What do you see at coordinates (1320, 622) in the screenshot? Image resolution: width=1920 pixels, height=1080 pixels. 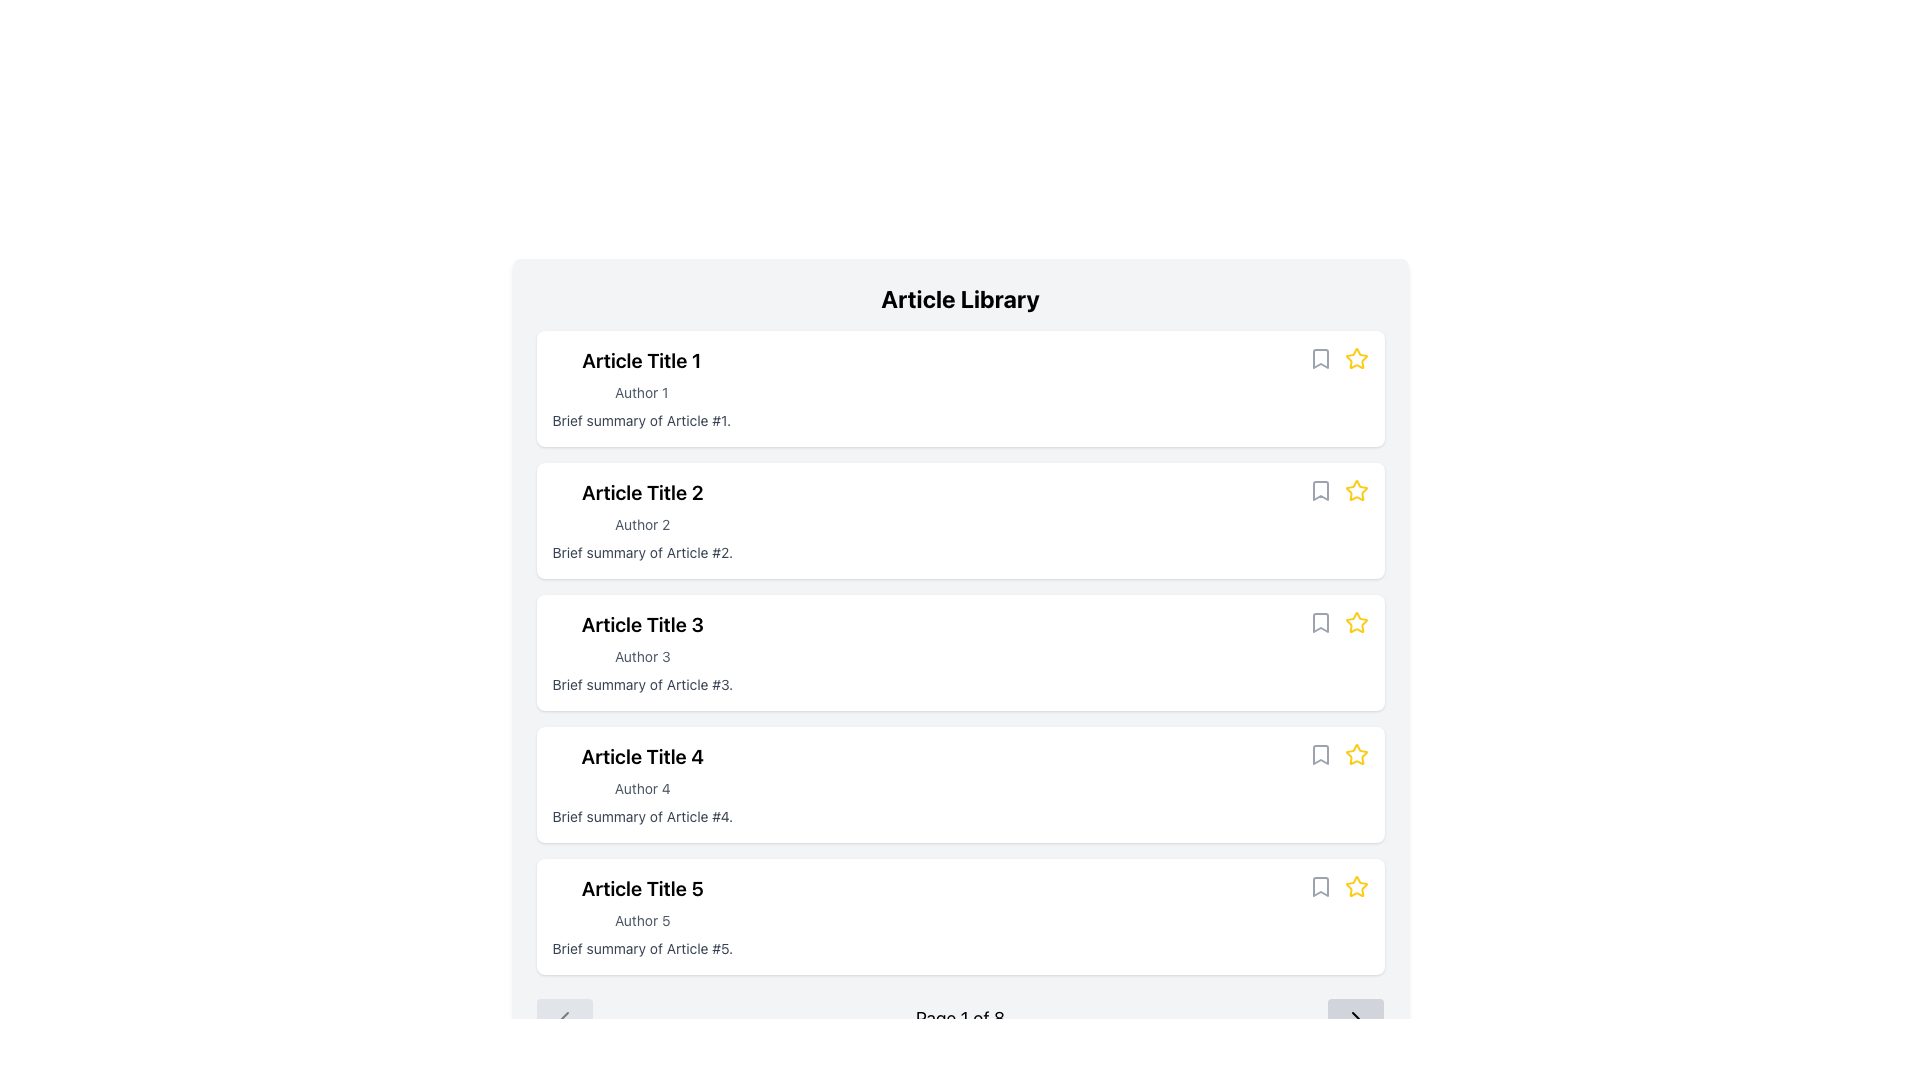 I see `the bookmark-shaped button with a gray outline located to the left of the star-shaped icon in the 'Article Library' interface under 'Article Title 3' to bookmark the item` at bounding box center [1320, 622].